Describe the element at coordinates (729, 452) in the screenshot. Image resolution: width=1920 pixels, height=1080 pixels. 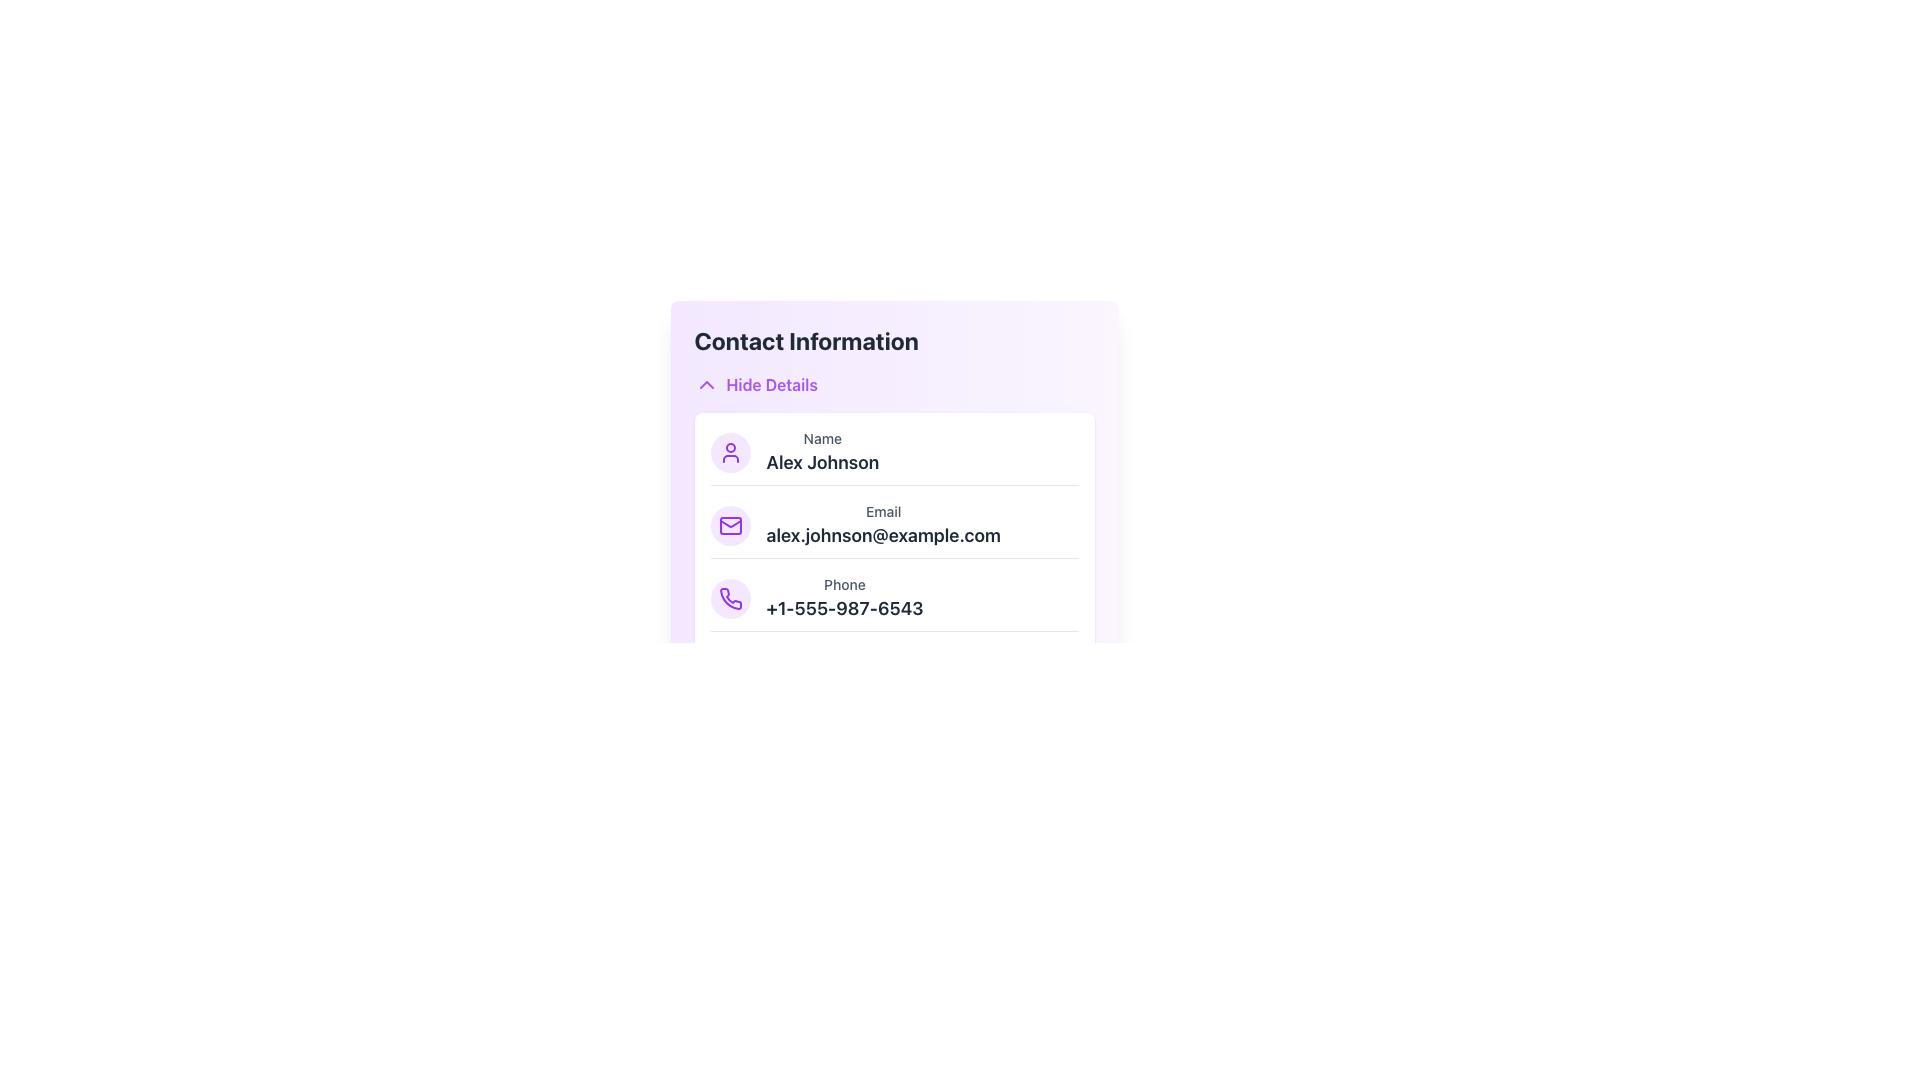
I see `the user profile icon, which is a circular icon with a thin purple outline and light purple background, located in the top-left corner of the contact information card, next to the 'Name' text` at that location.